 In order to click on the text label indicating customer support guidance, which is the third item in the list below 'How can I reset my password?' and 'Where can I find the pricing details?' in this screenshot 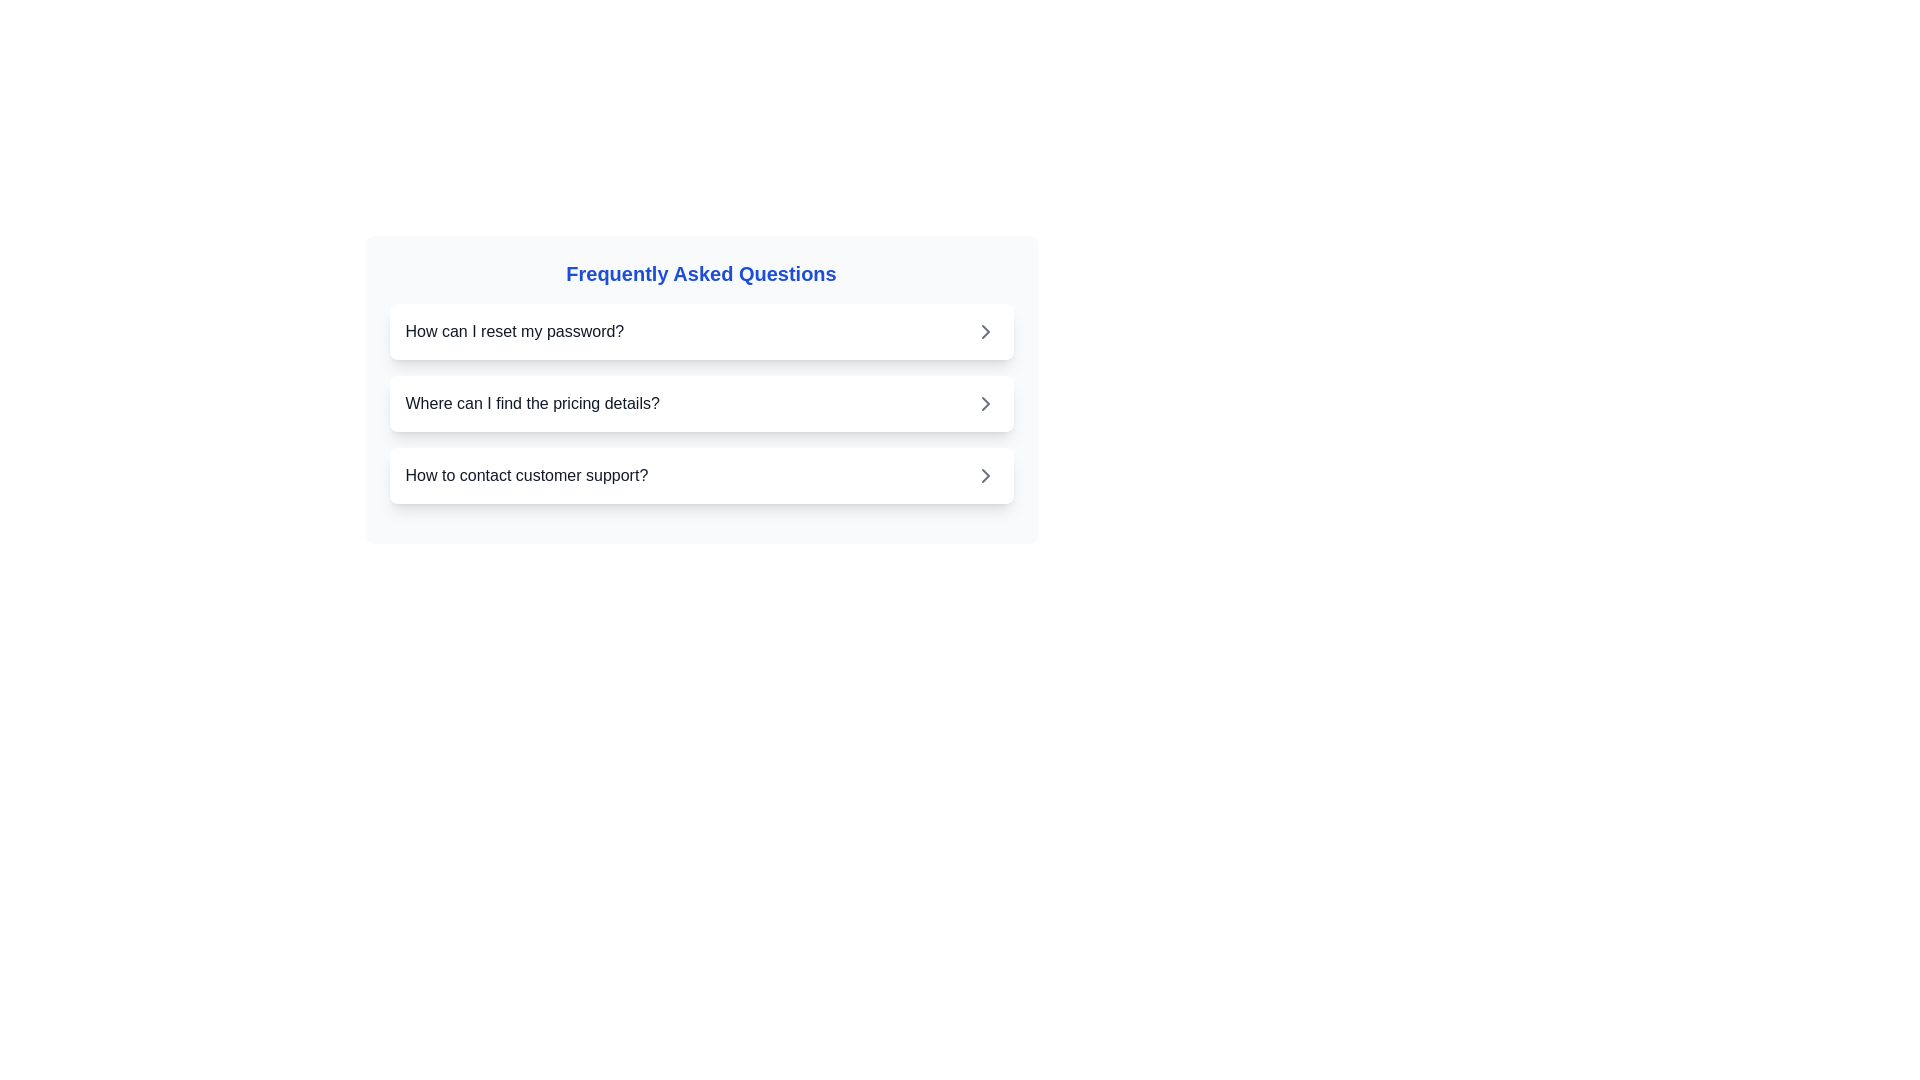, I will do `click(526, 475)`.